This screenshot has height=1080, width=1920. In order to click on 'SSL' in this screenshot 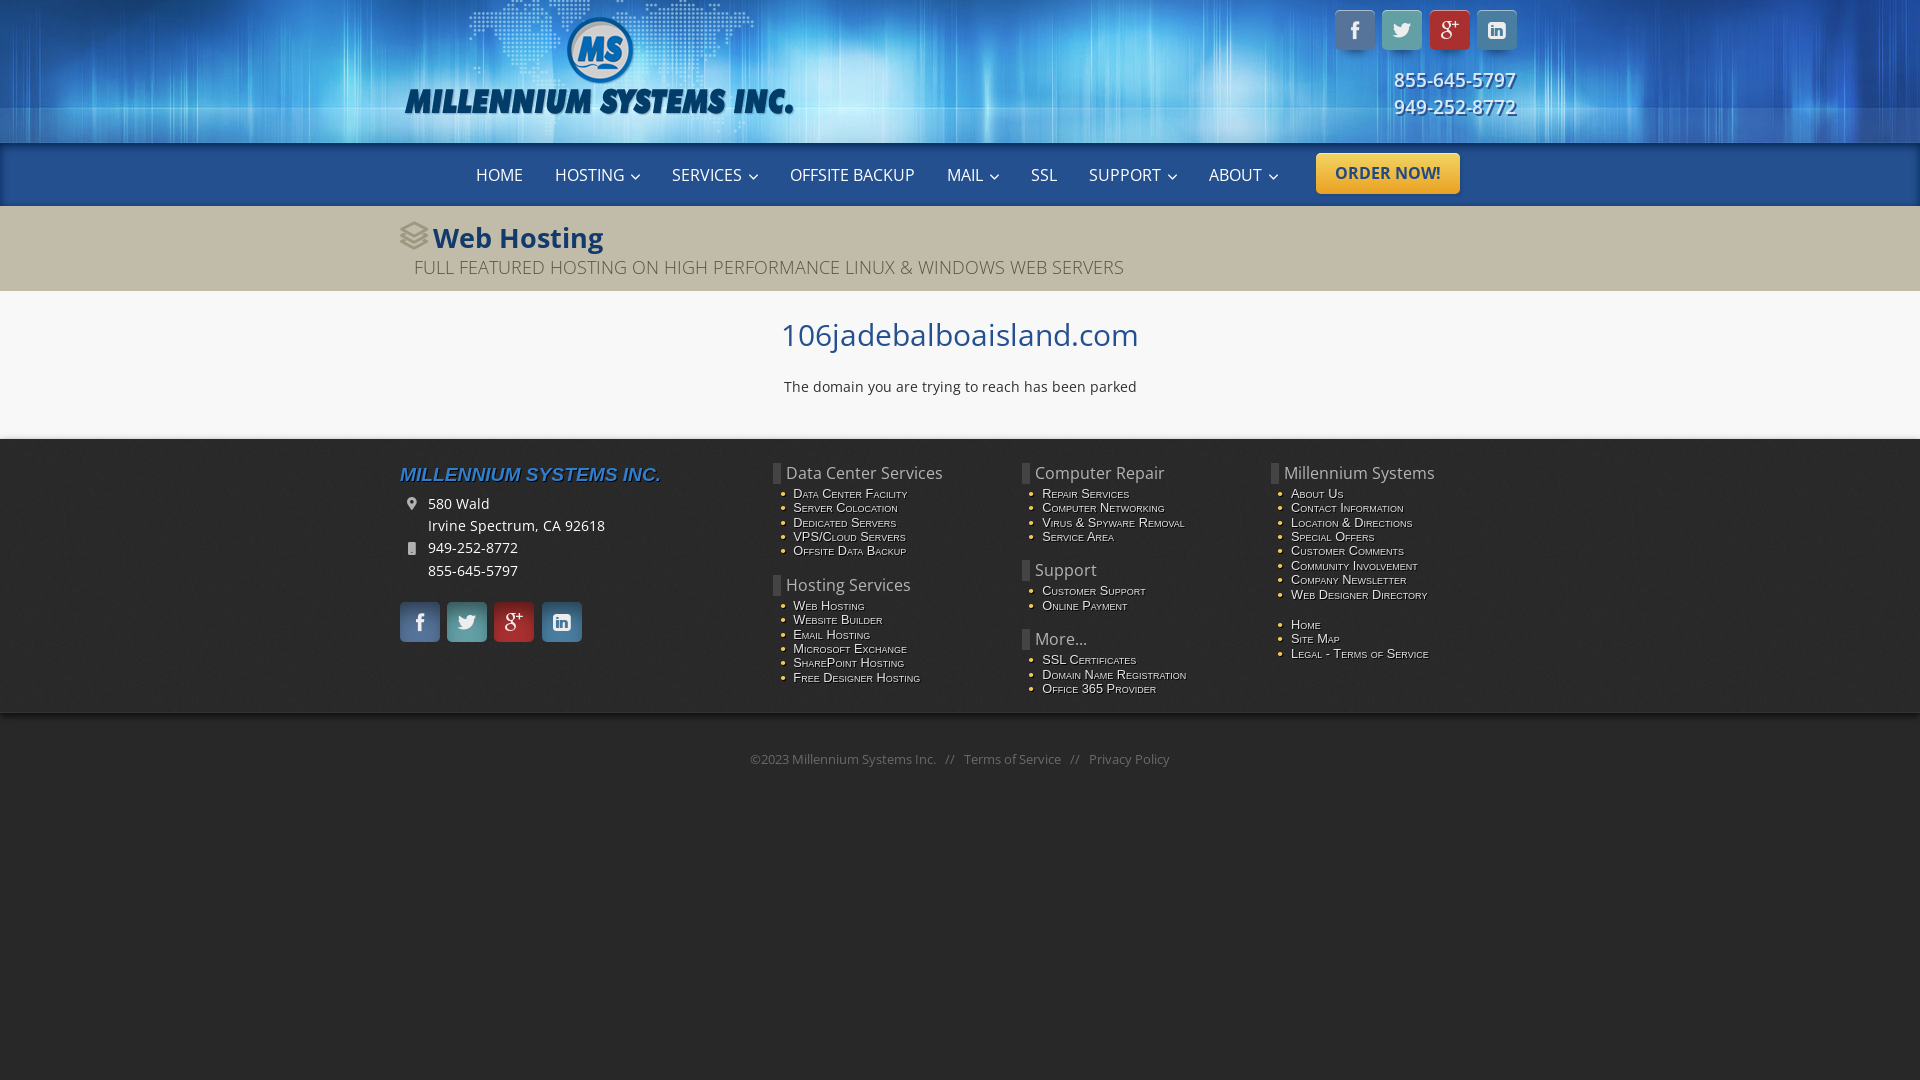, I will do `click(1042, 173)`.